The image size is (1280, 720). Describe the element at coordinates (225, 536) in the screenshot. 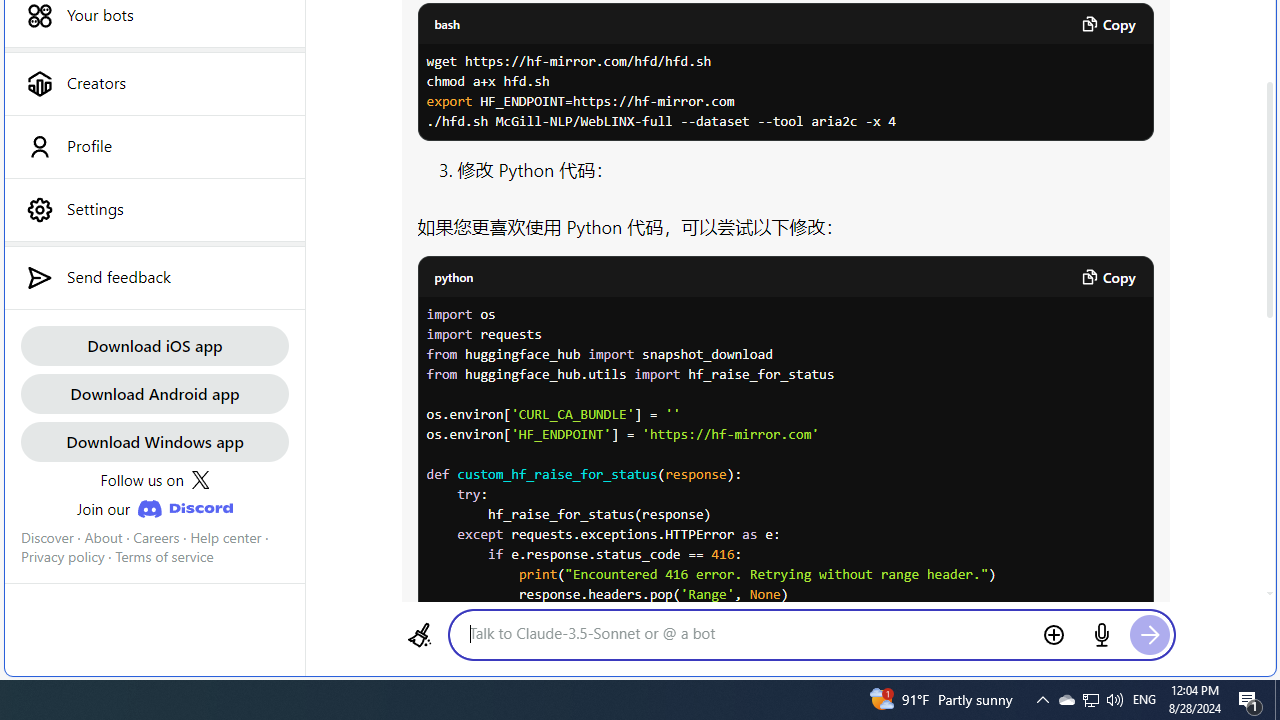

I see `'Help center'` at that location.